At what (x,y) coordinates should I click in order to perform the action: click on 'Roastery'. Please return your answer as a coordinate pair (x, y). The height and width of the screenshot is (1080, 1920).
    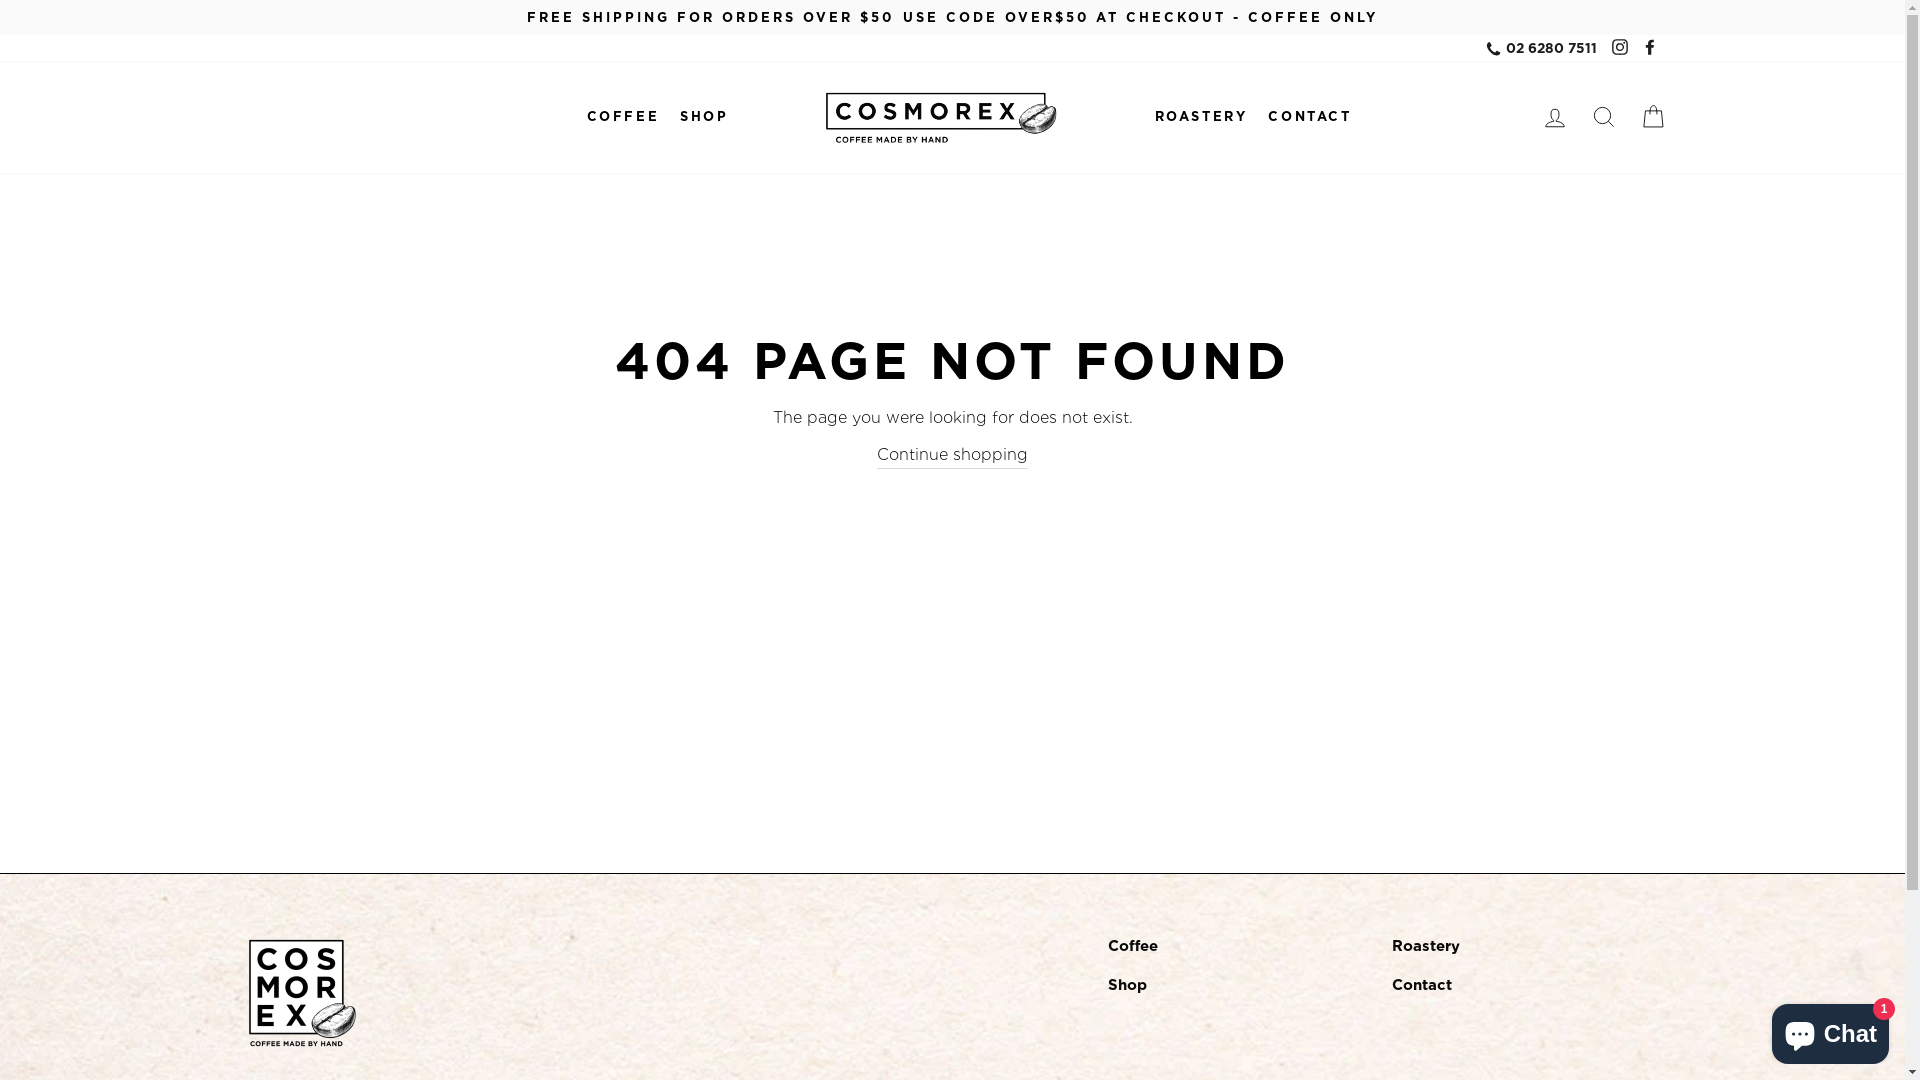
    Looking at the image, I should click on (1424, 945).